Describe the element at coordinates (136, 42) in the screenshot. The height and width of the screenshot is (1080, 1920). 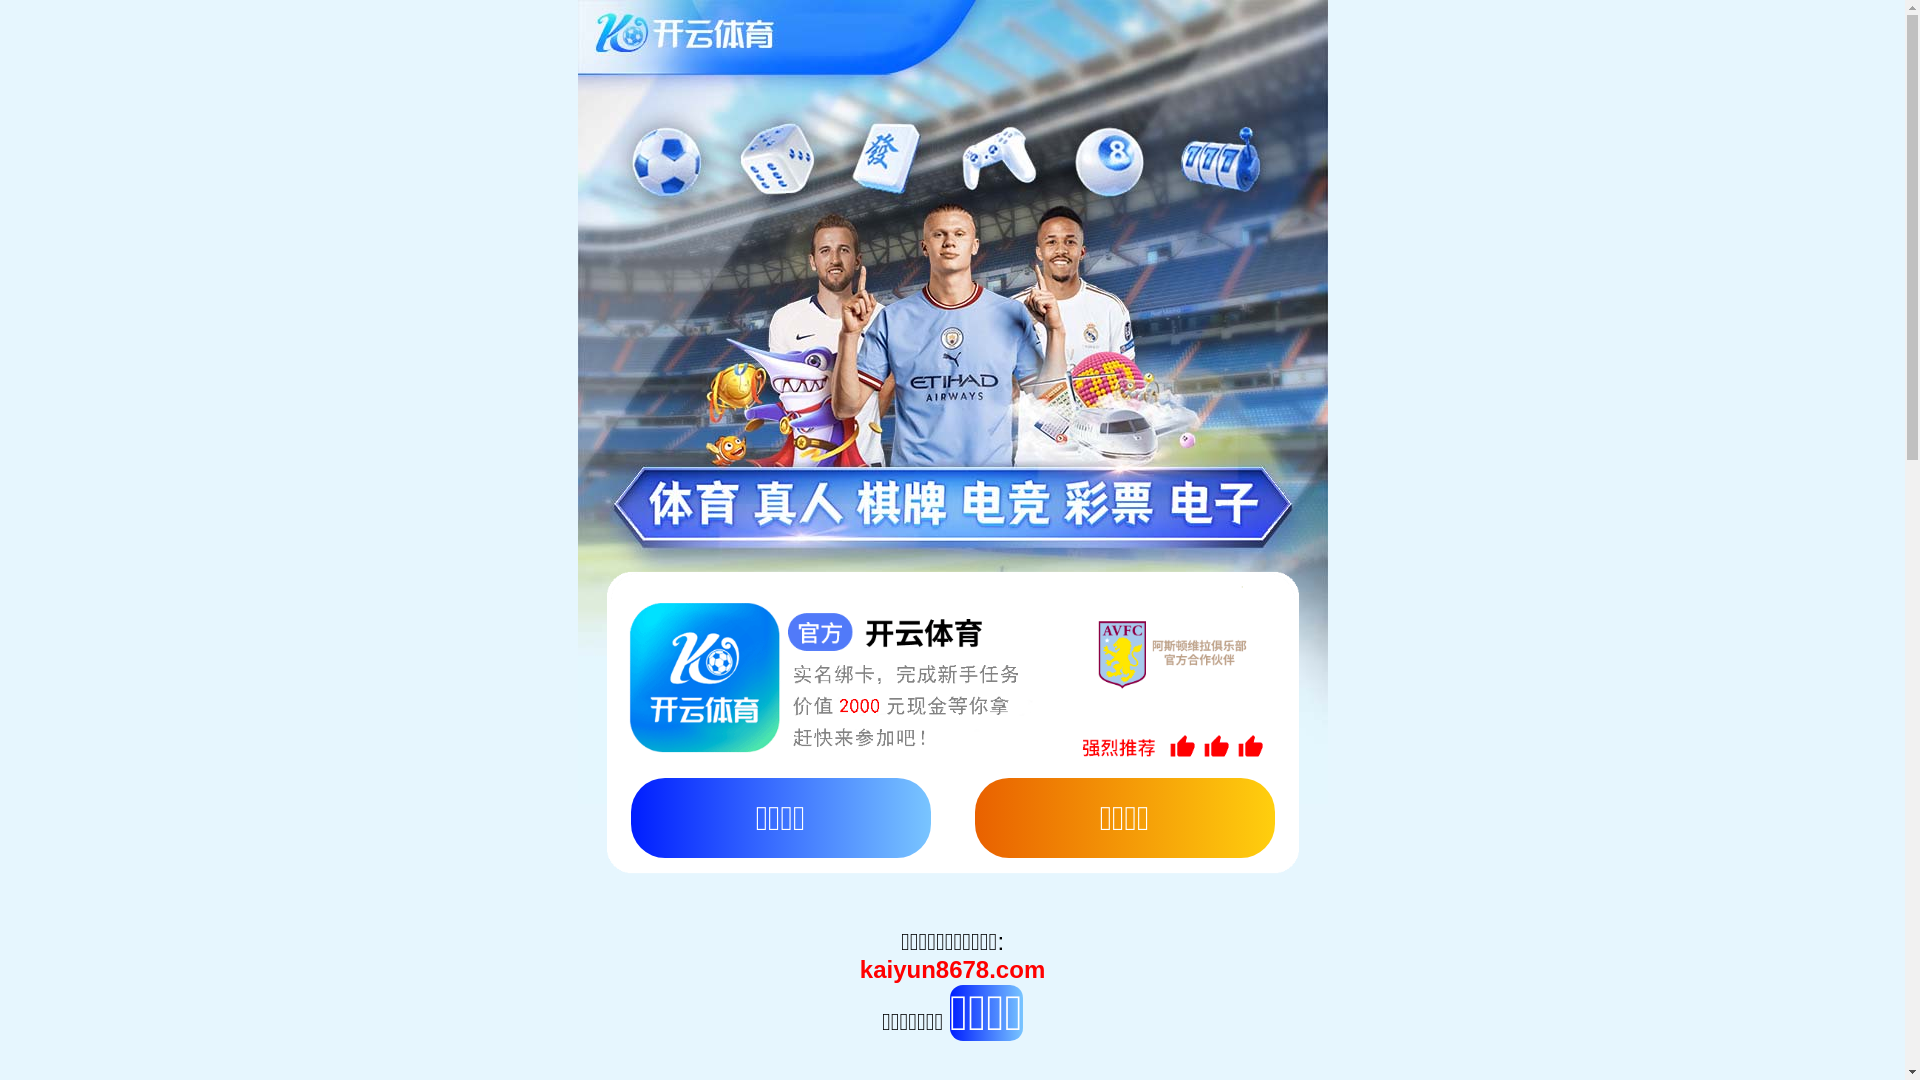
I see `'English'` at that location.